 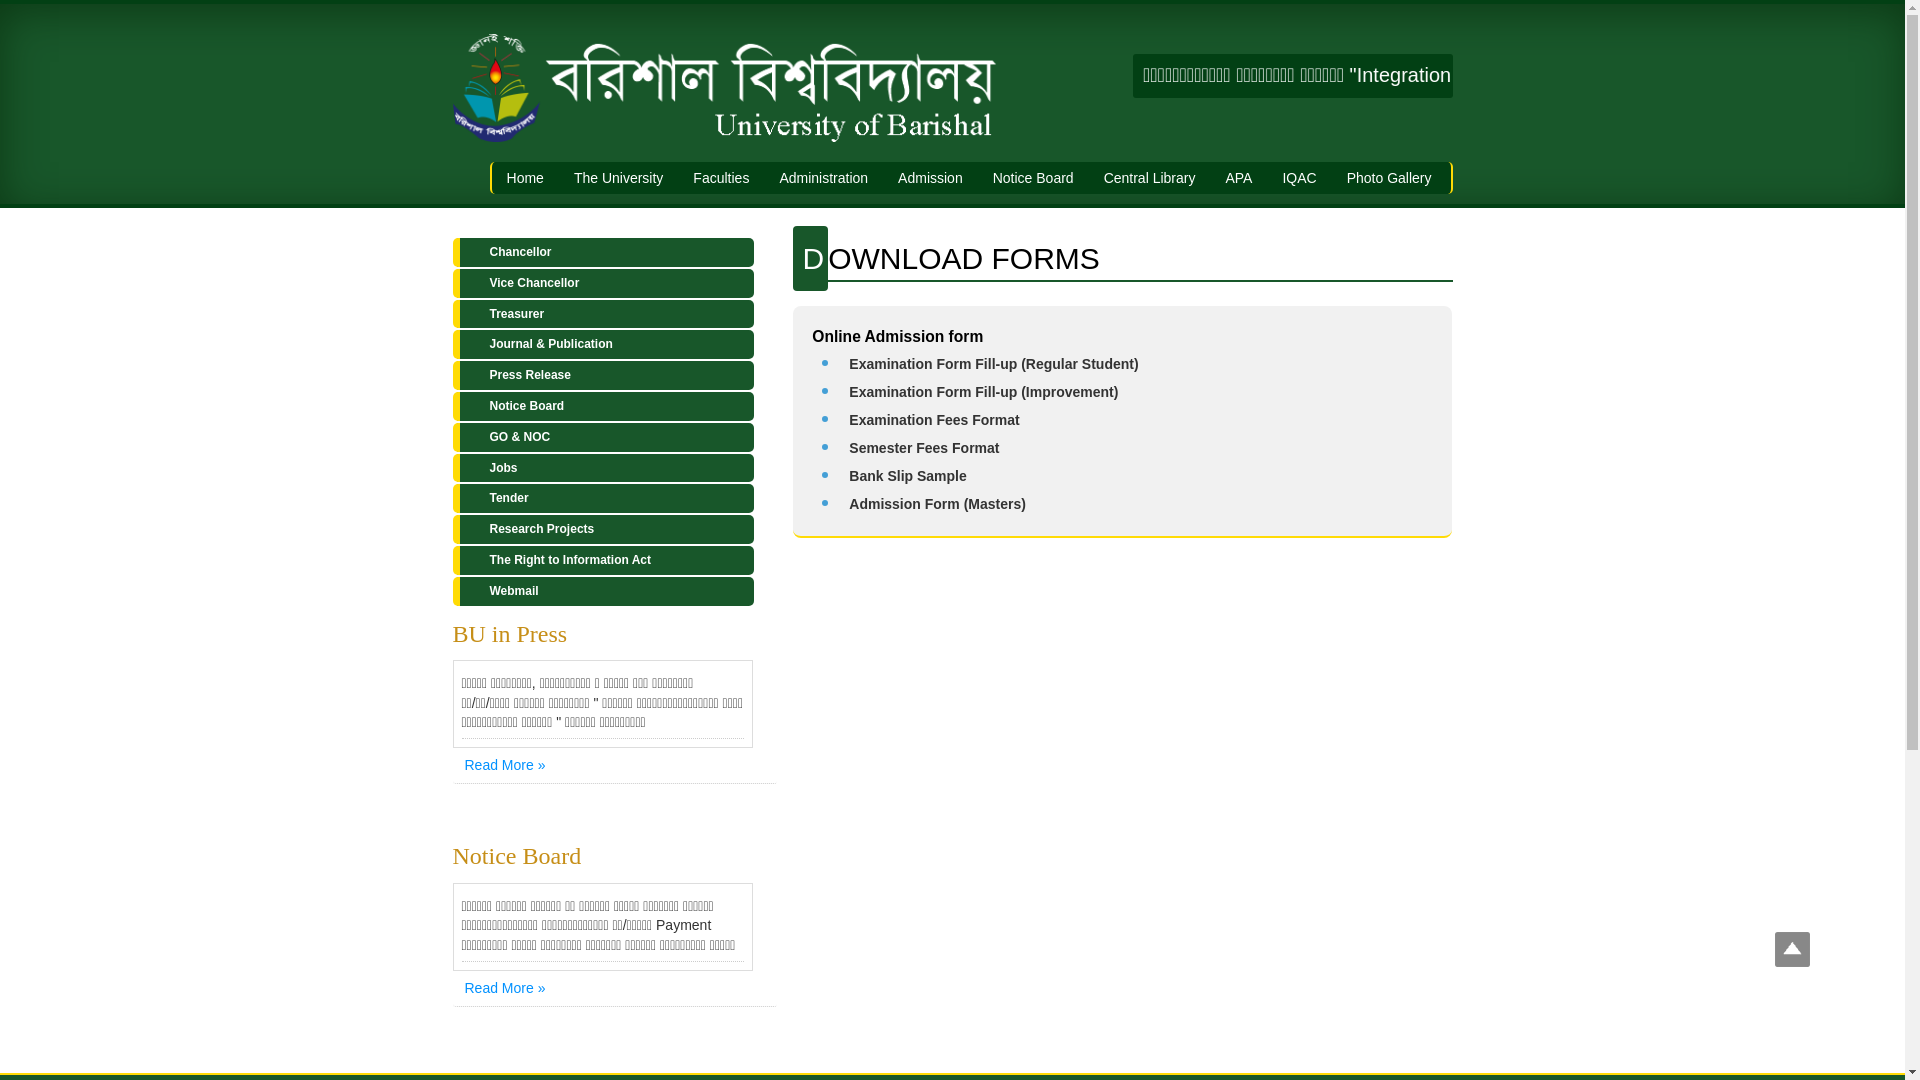 I want to click on 'Admission', so click(x=929, y=176).